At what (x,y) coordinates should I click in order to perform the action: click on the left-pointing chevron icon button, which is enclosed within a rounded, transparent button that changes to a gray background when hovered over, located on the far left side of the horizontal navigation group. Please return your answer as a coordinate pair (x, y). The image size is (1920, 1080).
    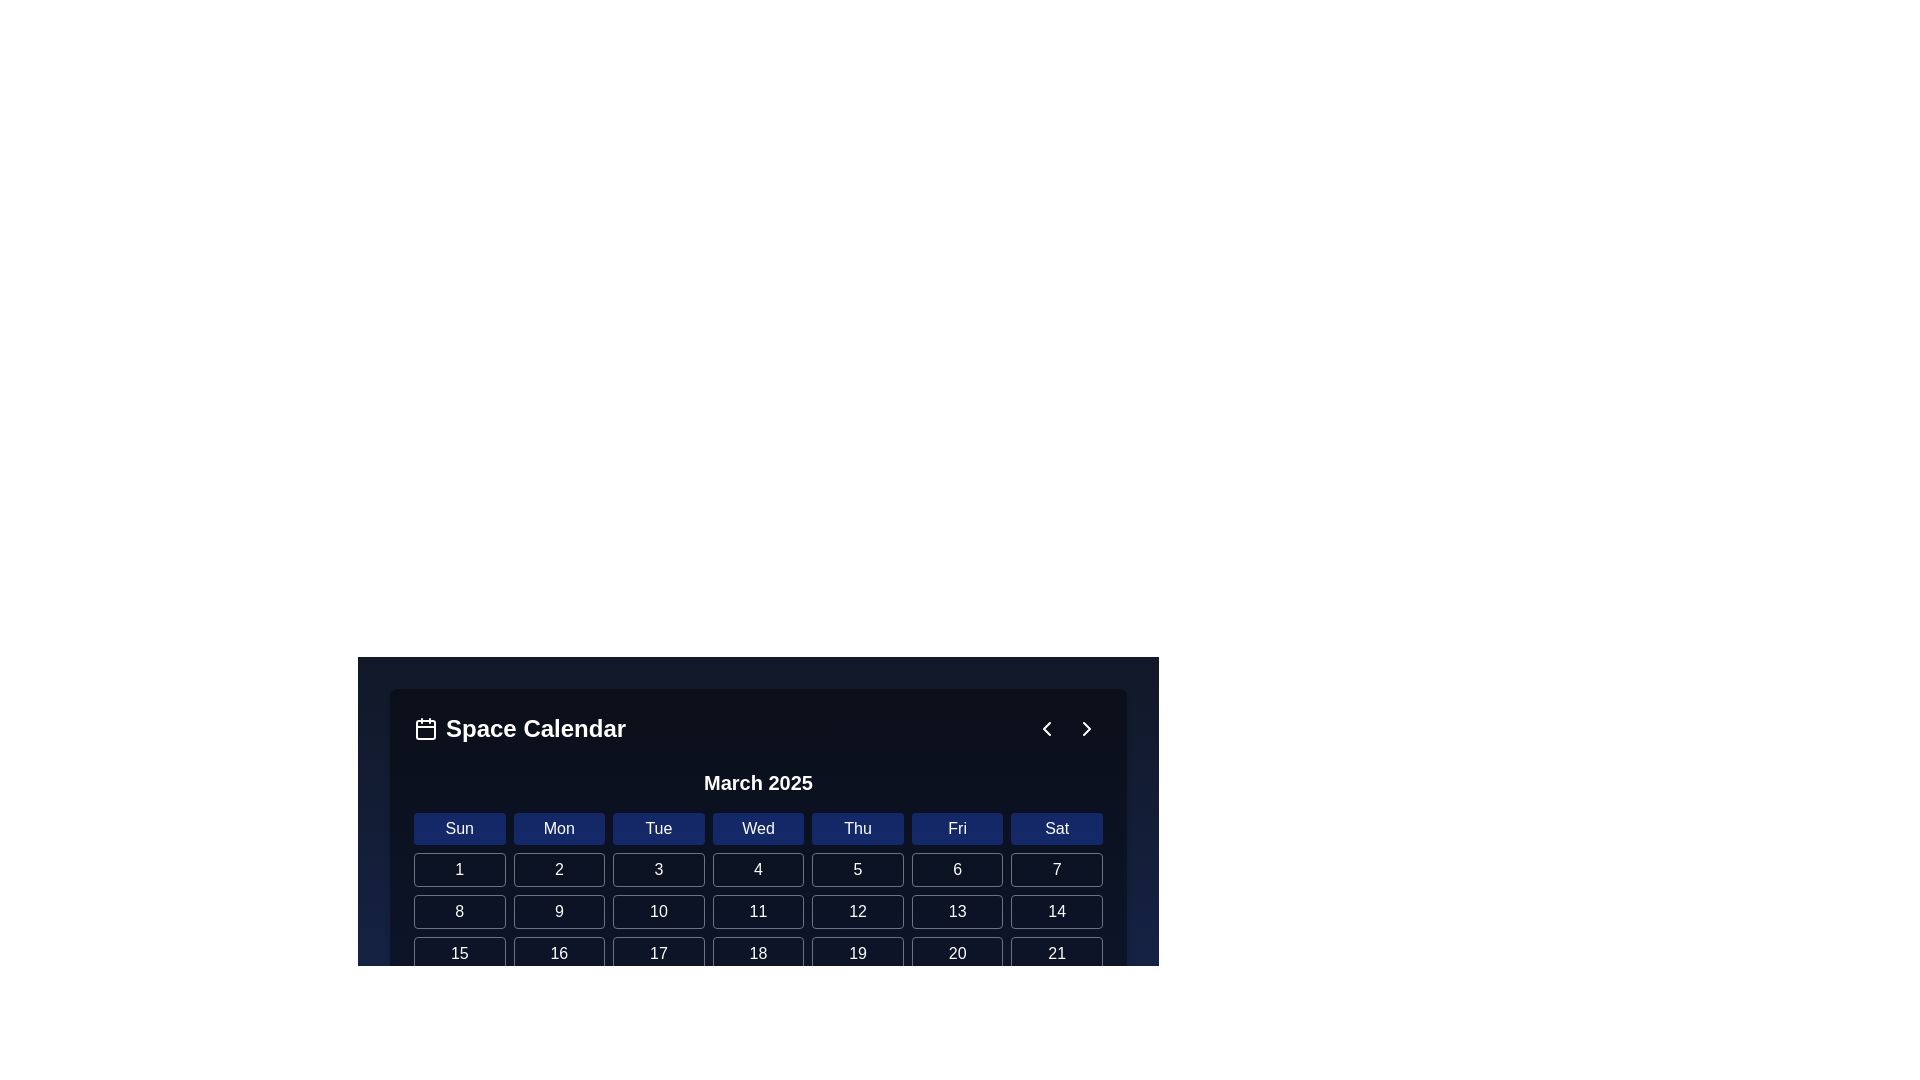
    Looking at the image, I should click on (1045, 729).